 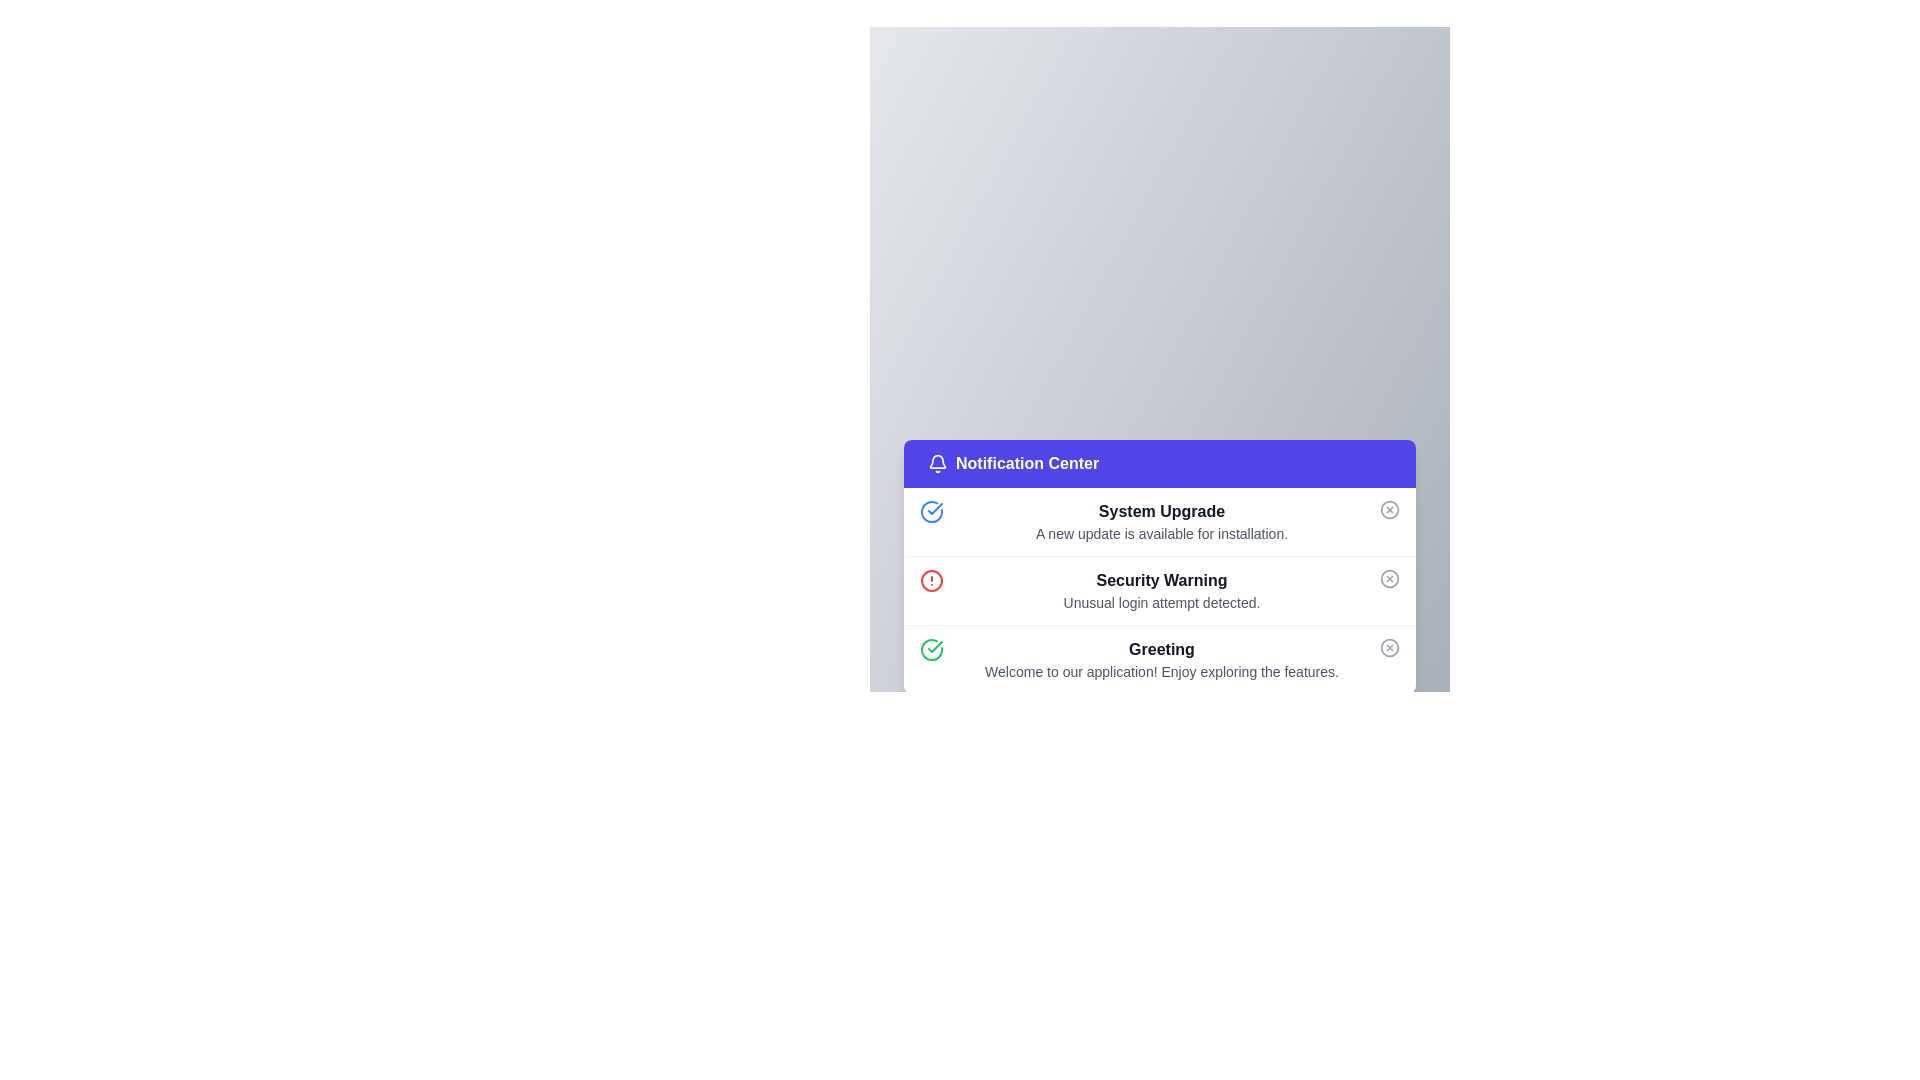 What do you see at coordinates (1160, 589) in the screenshot?
I see `the second notification item in the 'Notification Center' that alerts about an unusual login attempt` at bounding box center [1160, 589].